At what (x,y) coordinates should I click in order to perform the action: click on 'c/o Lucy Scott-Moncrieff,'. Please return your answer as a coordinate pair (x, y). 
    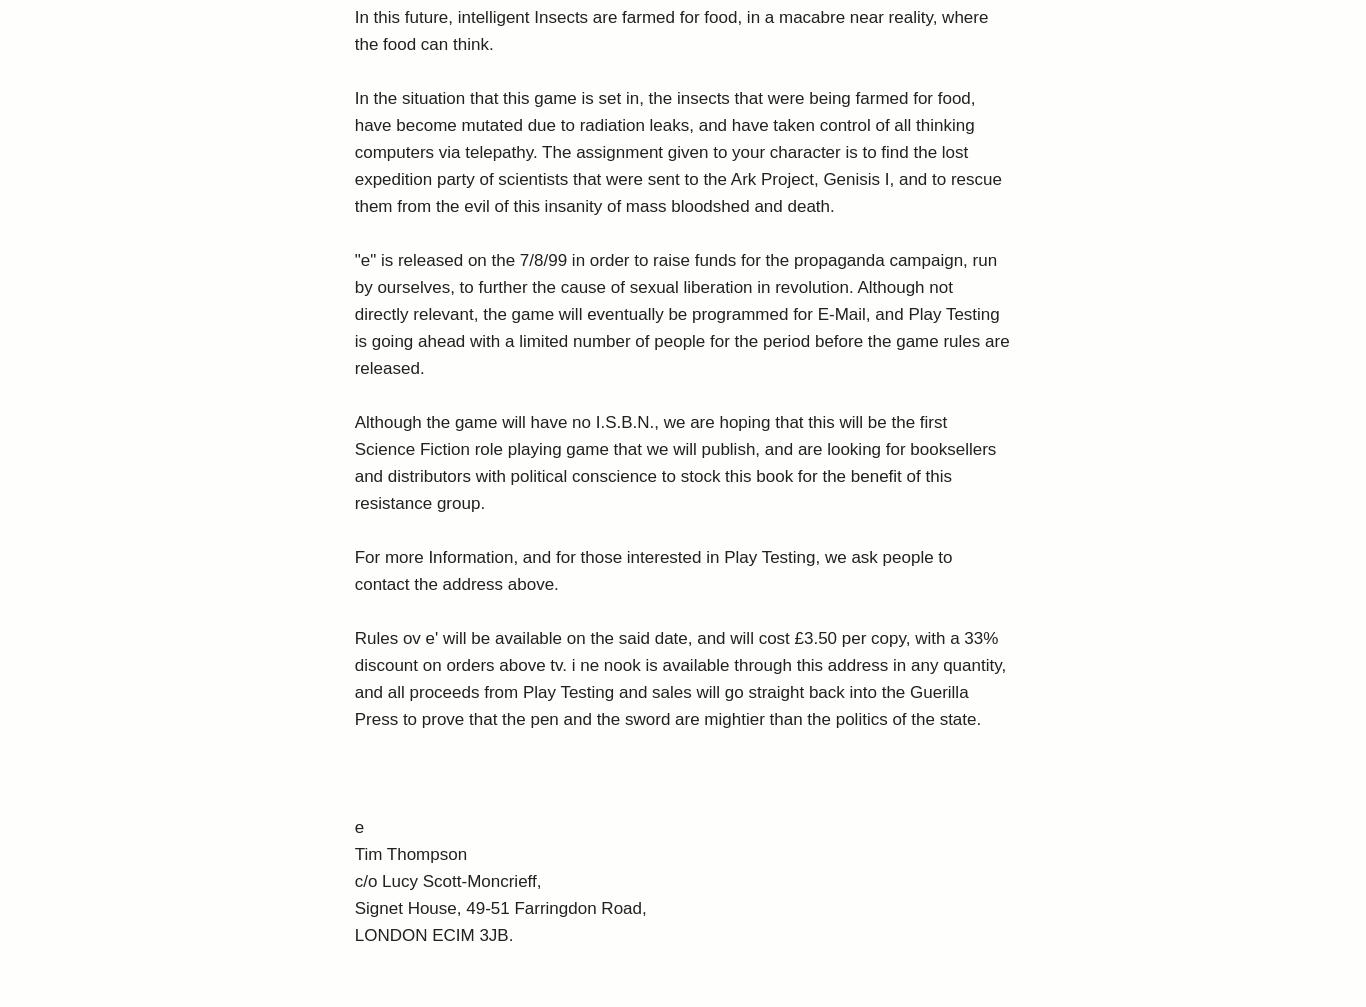
    Looking at the image, I should click on (446, 880).